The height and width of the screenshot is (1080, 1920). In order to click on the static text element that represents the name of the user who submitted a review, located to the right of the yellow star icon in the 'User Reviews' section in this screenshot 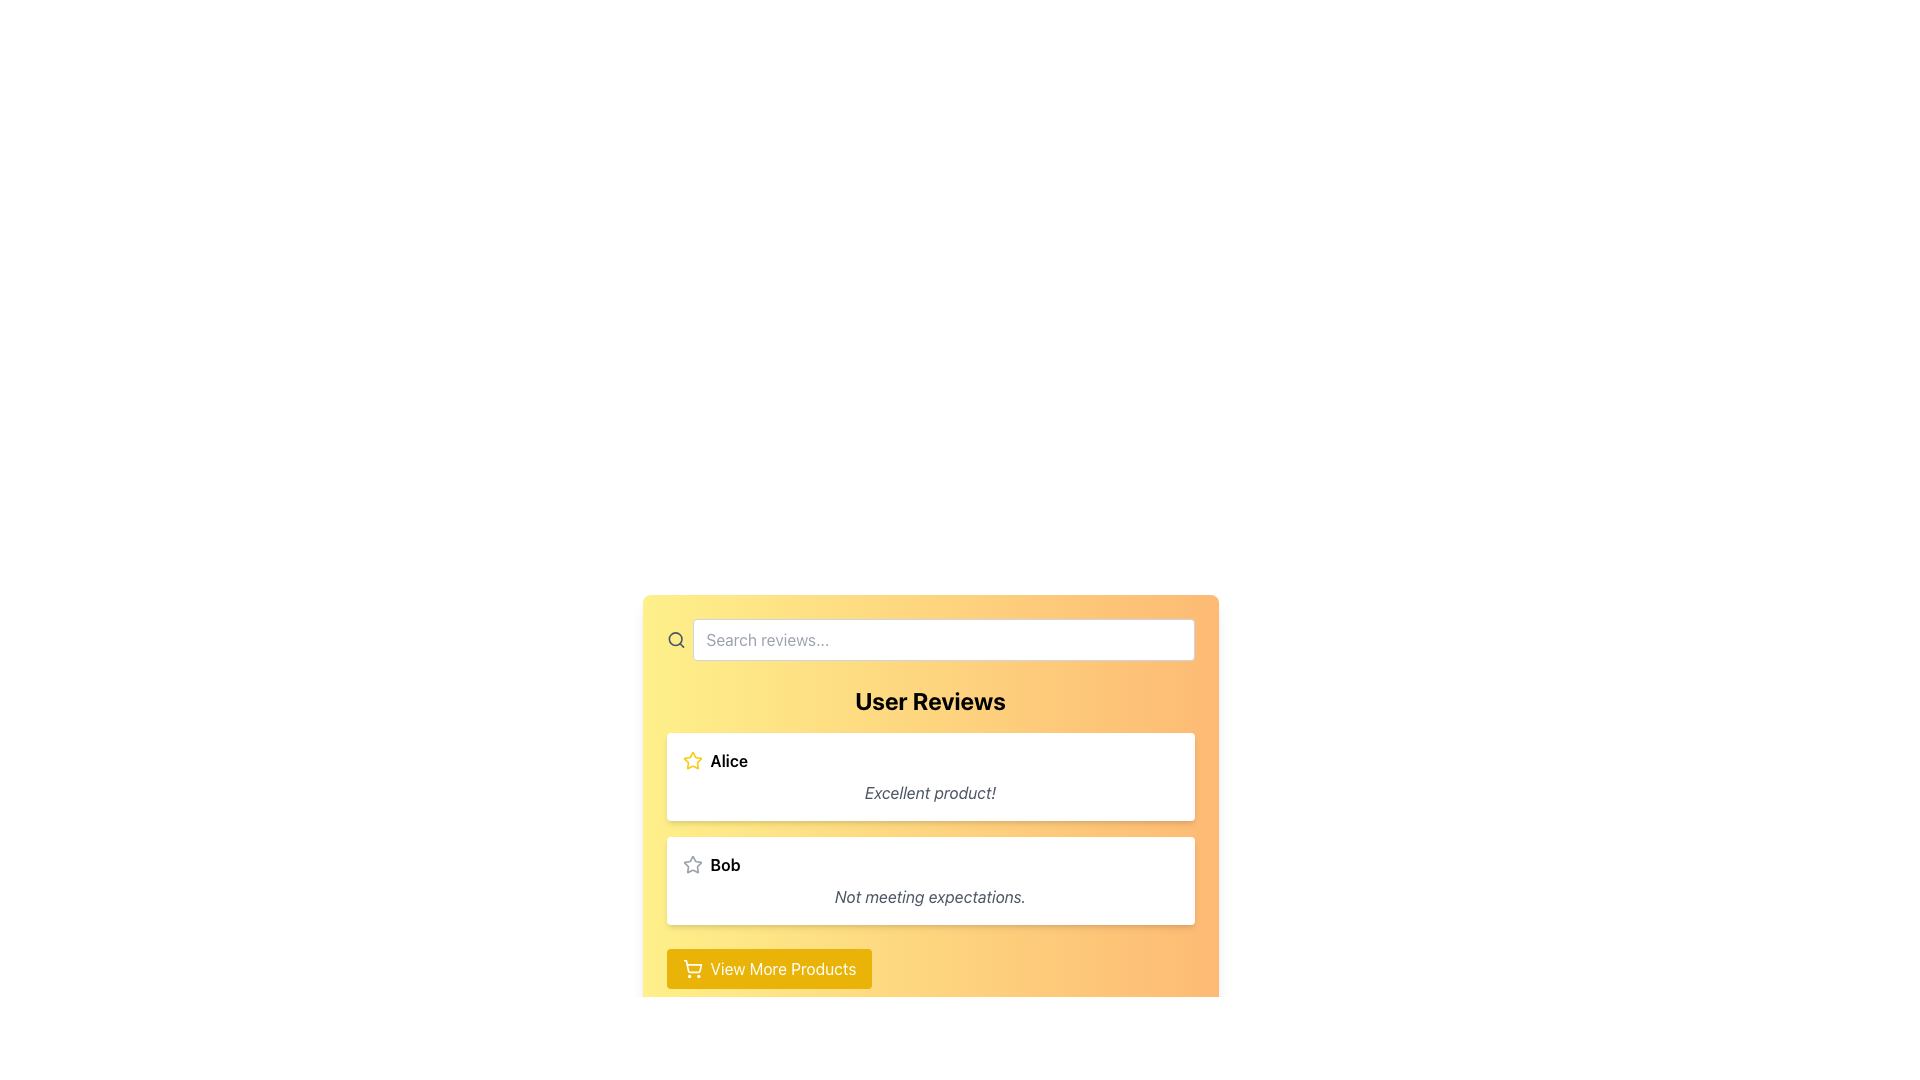, I will do `click(728, 760)`.